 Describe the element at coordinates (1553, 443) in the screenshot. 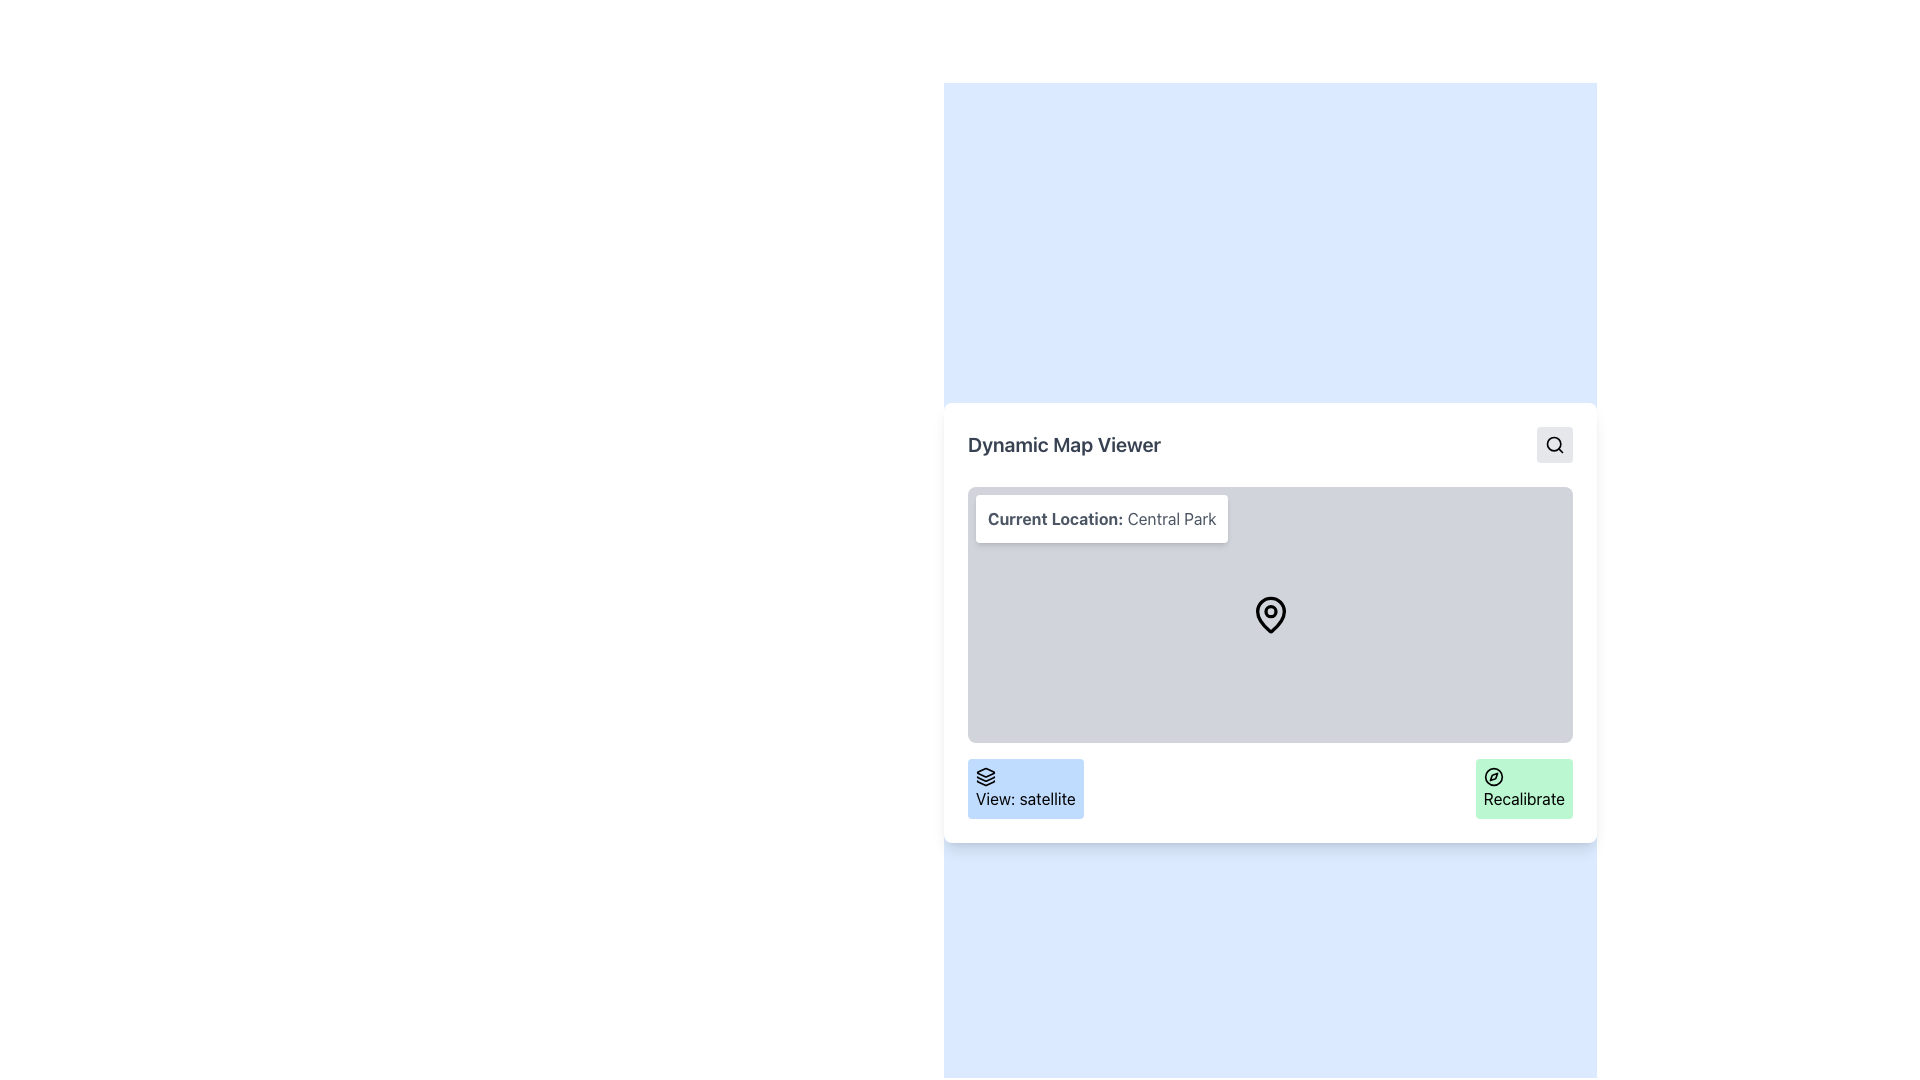

I see `the unfilled circle that is part of the magnifying glass icon, located near the top-right corner of the interface` at that location.